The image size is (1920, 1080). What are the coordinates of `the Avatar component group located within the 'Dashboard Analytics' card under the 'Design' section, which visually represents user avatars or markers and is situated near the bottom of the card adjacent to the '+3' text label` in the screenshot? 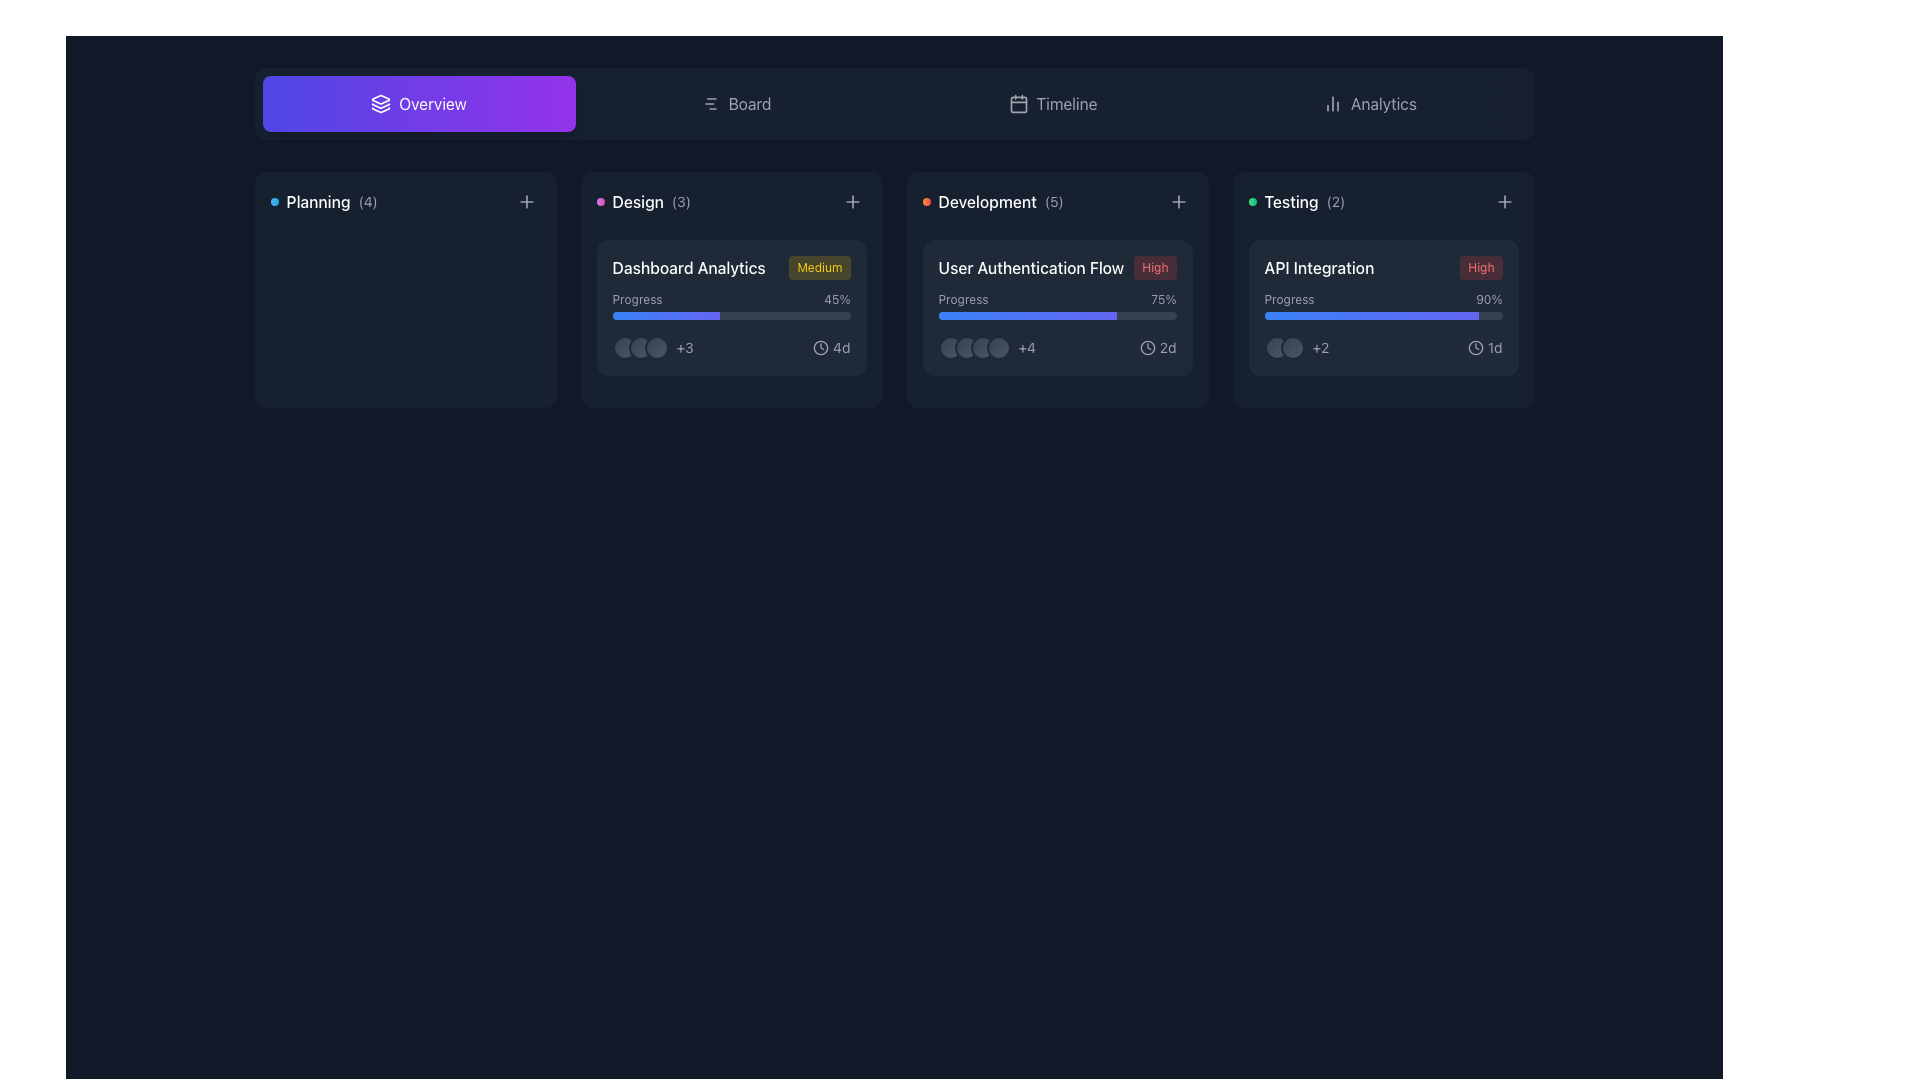 It's located at (640, 346).